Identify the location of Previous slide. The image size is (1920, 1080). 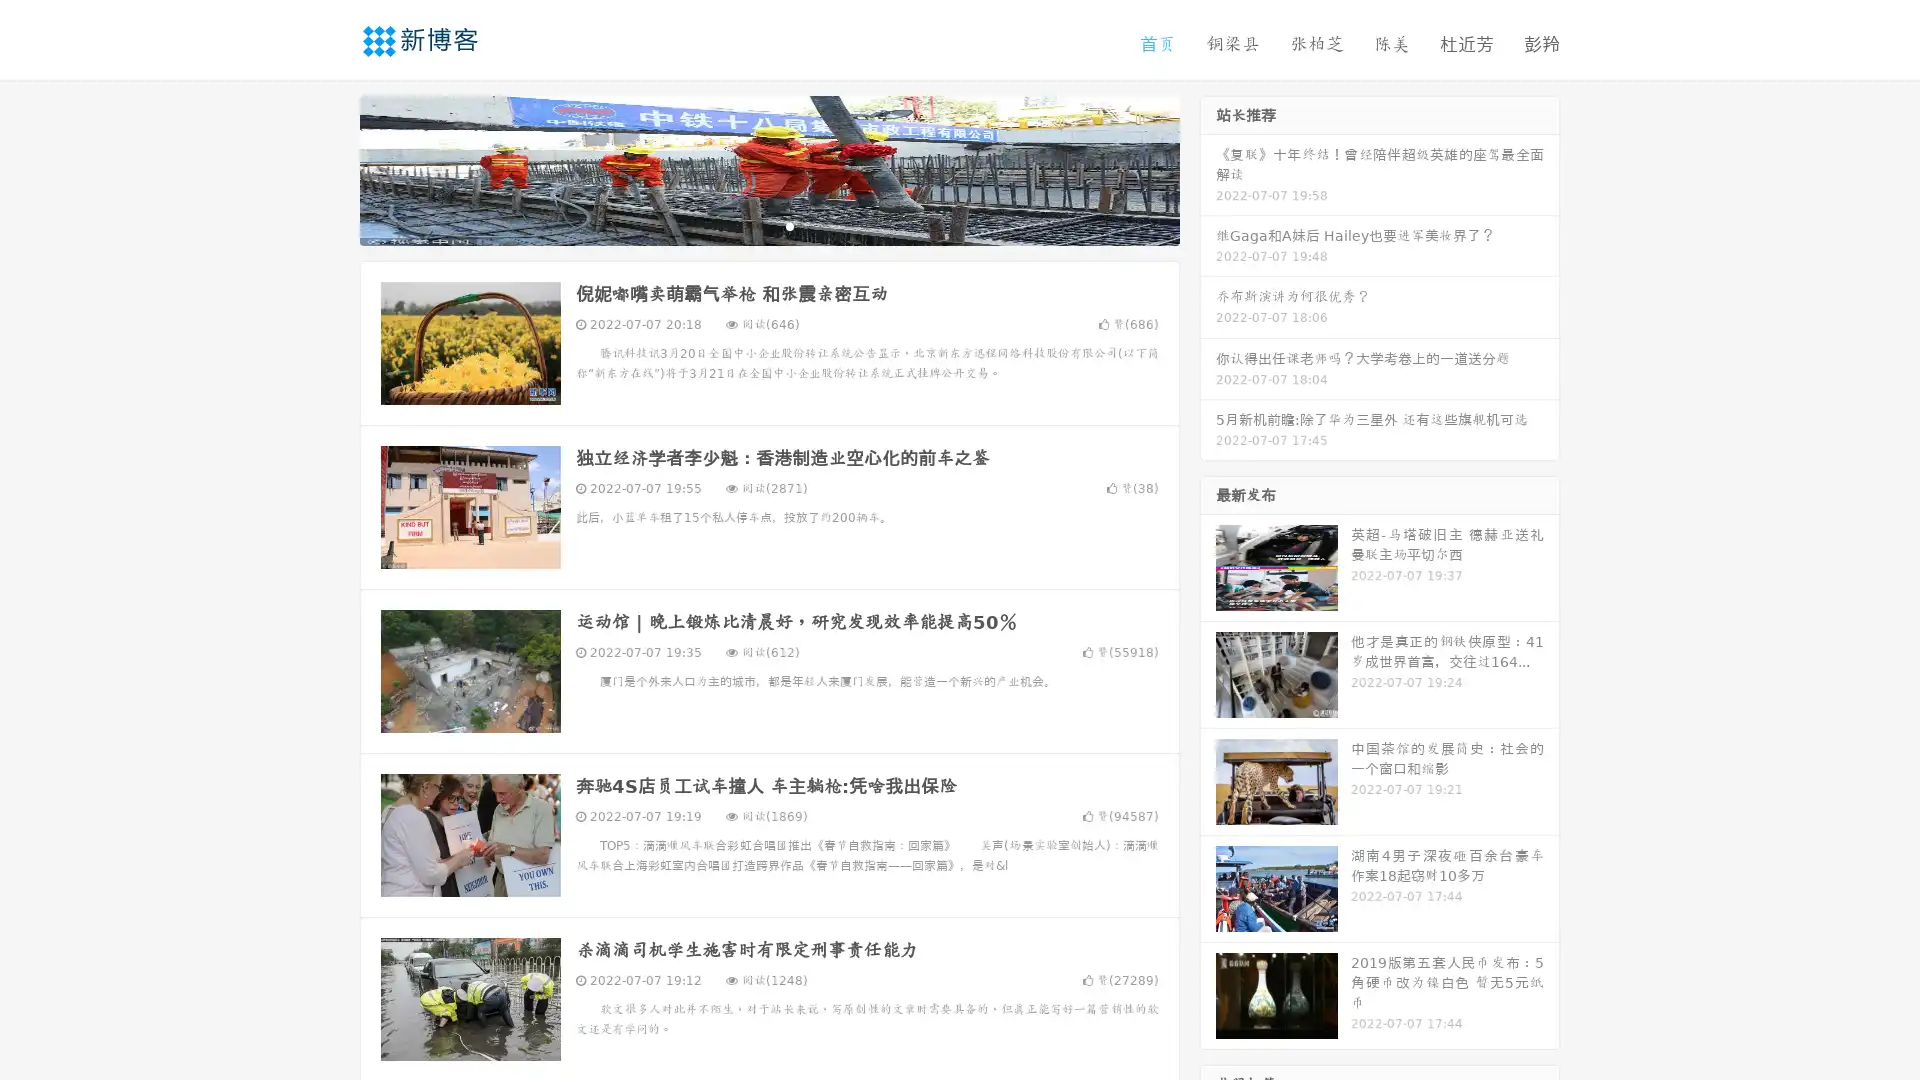
(330, 168).